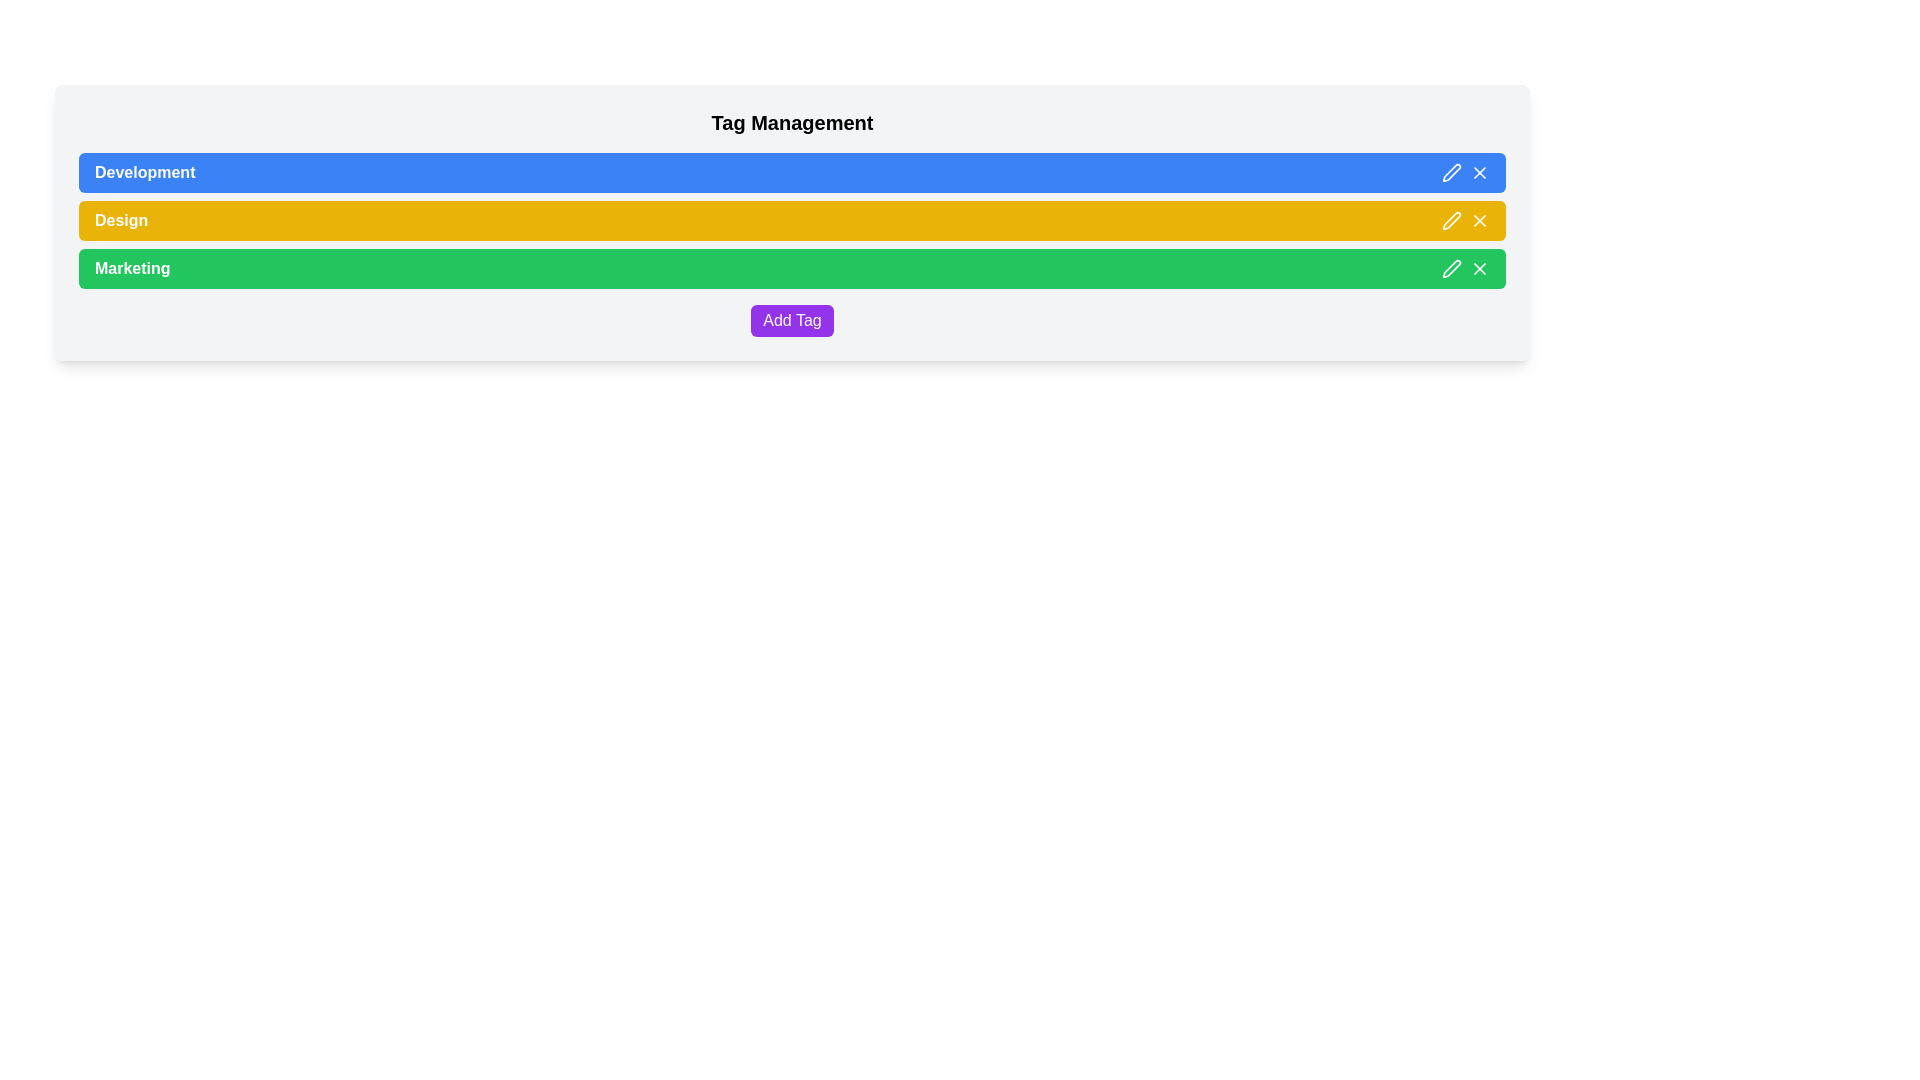 The image size is (1920, 1080). What do you see at coordinates (131, 268) in the screenshot?
I see `text content of the 'Marketing' label, which is a bold white font on a green background, located third in a vertical list of three rows` at bounding box center [131, 268].